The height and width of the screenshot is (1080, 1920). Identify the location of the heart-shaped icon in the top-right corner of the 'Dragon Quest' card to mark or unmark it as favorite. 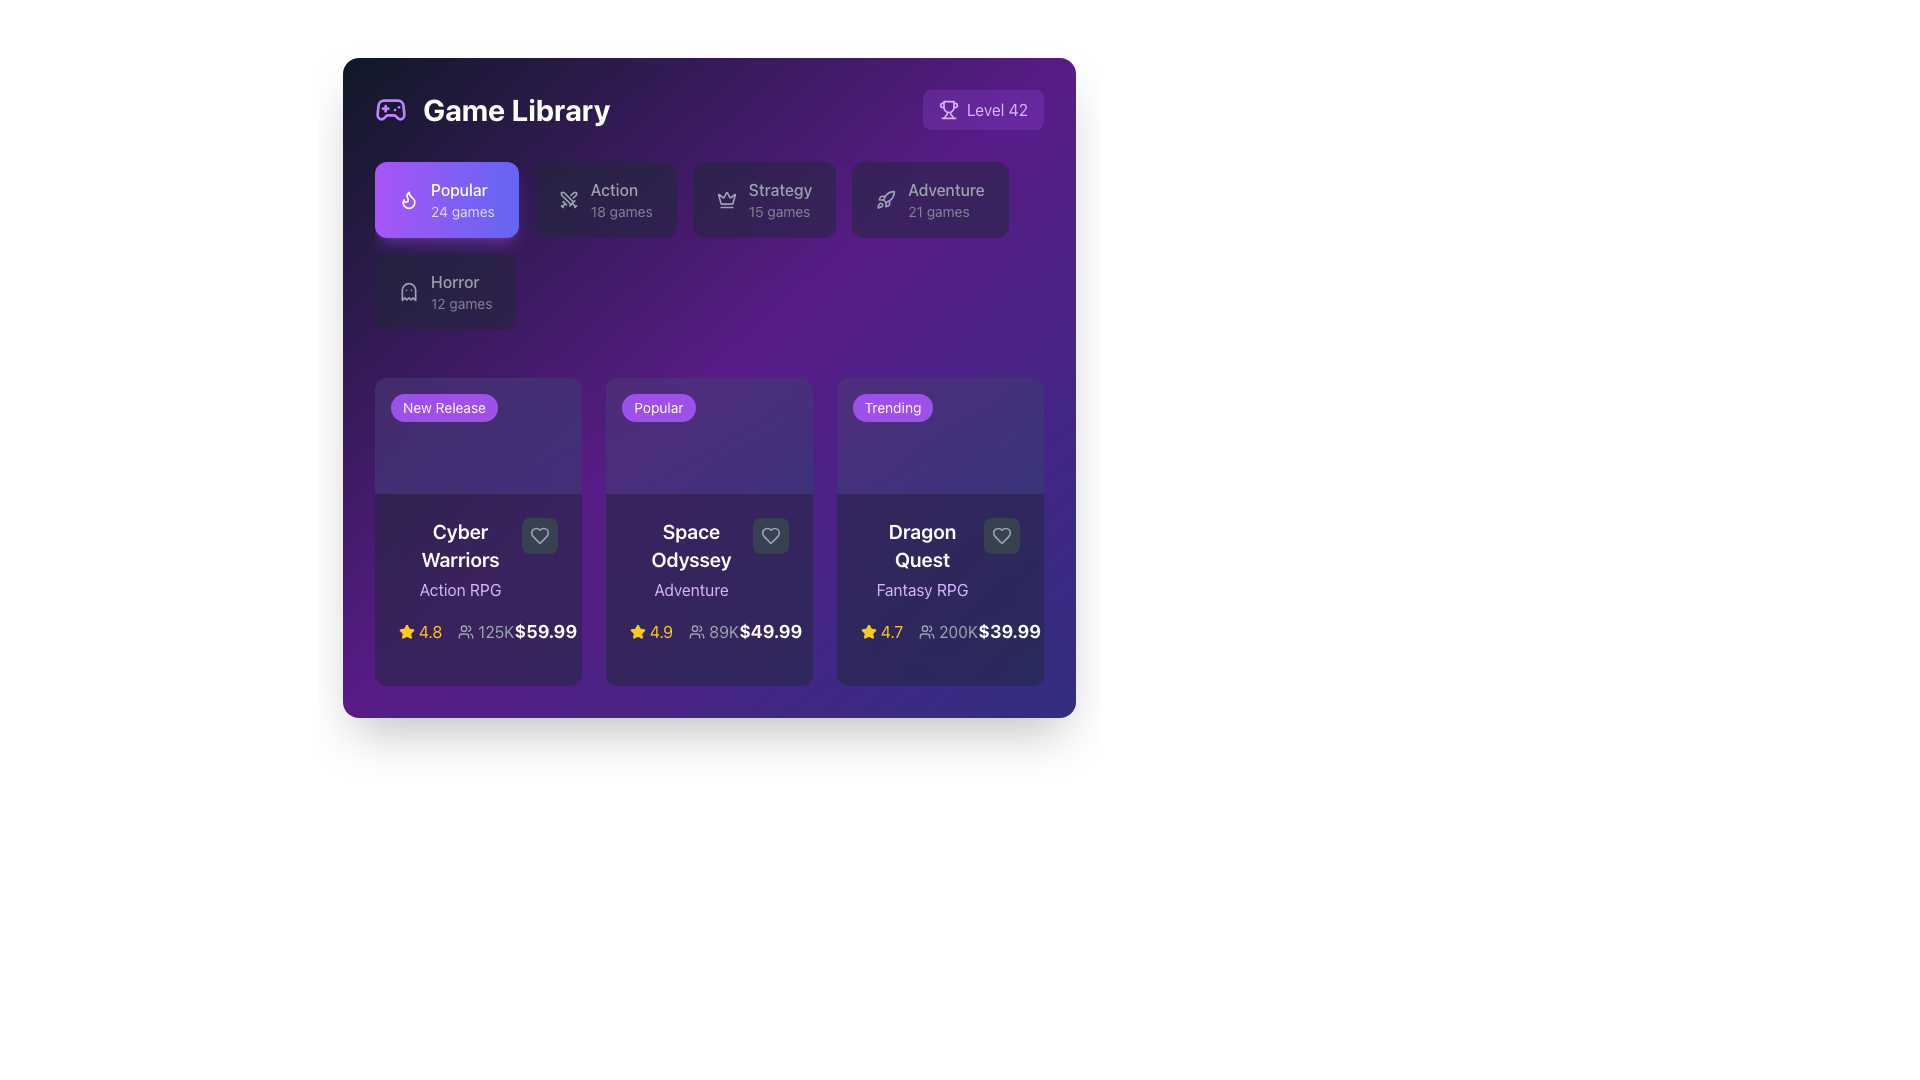
(1002, 535).